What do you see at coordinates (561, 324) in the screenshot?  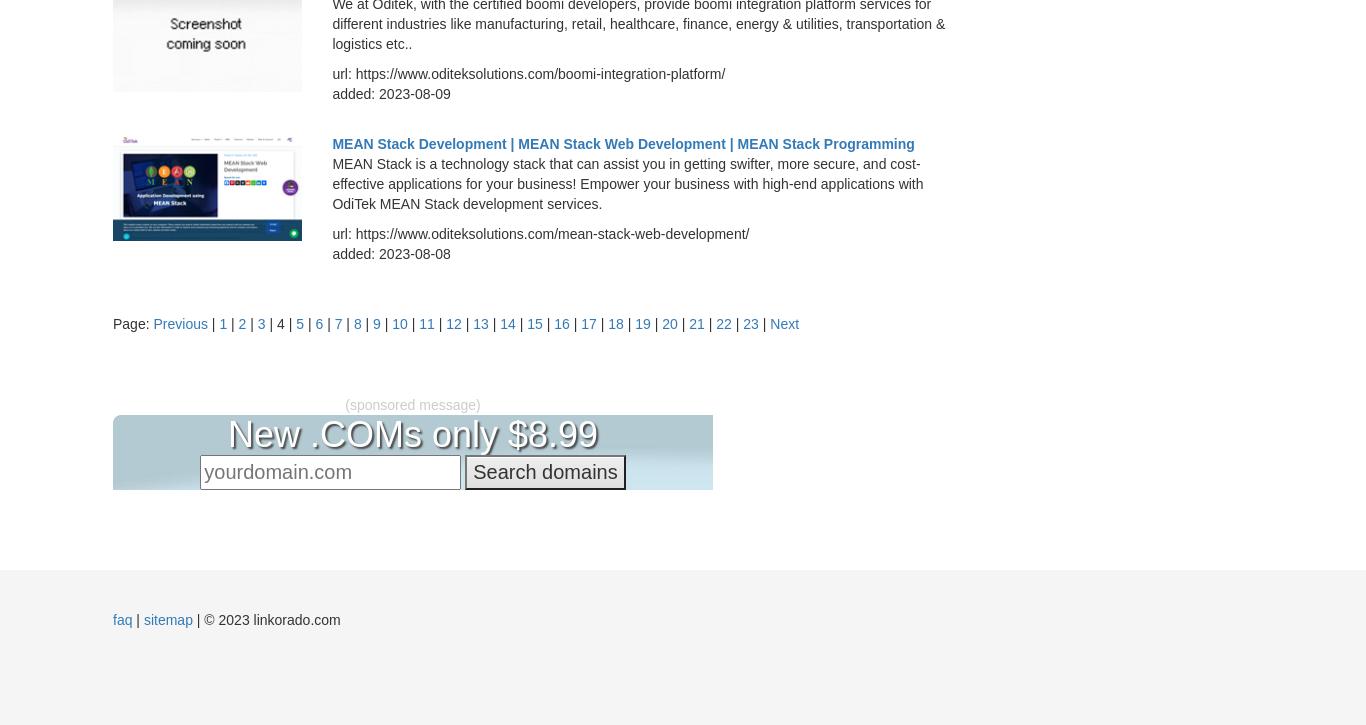 I see `'16'` at bounding box center [561, 324].